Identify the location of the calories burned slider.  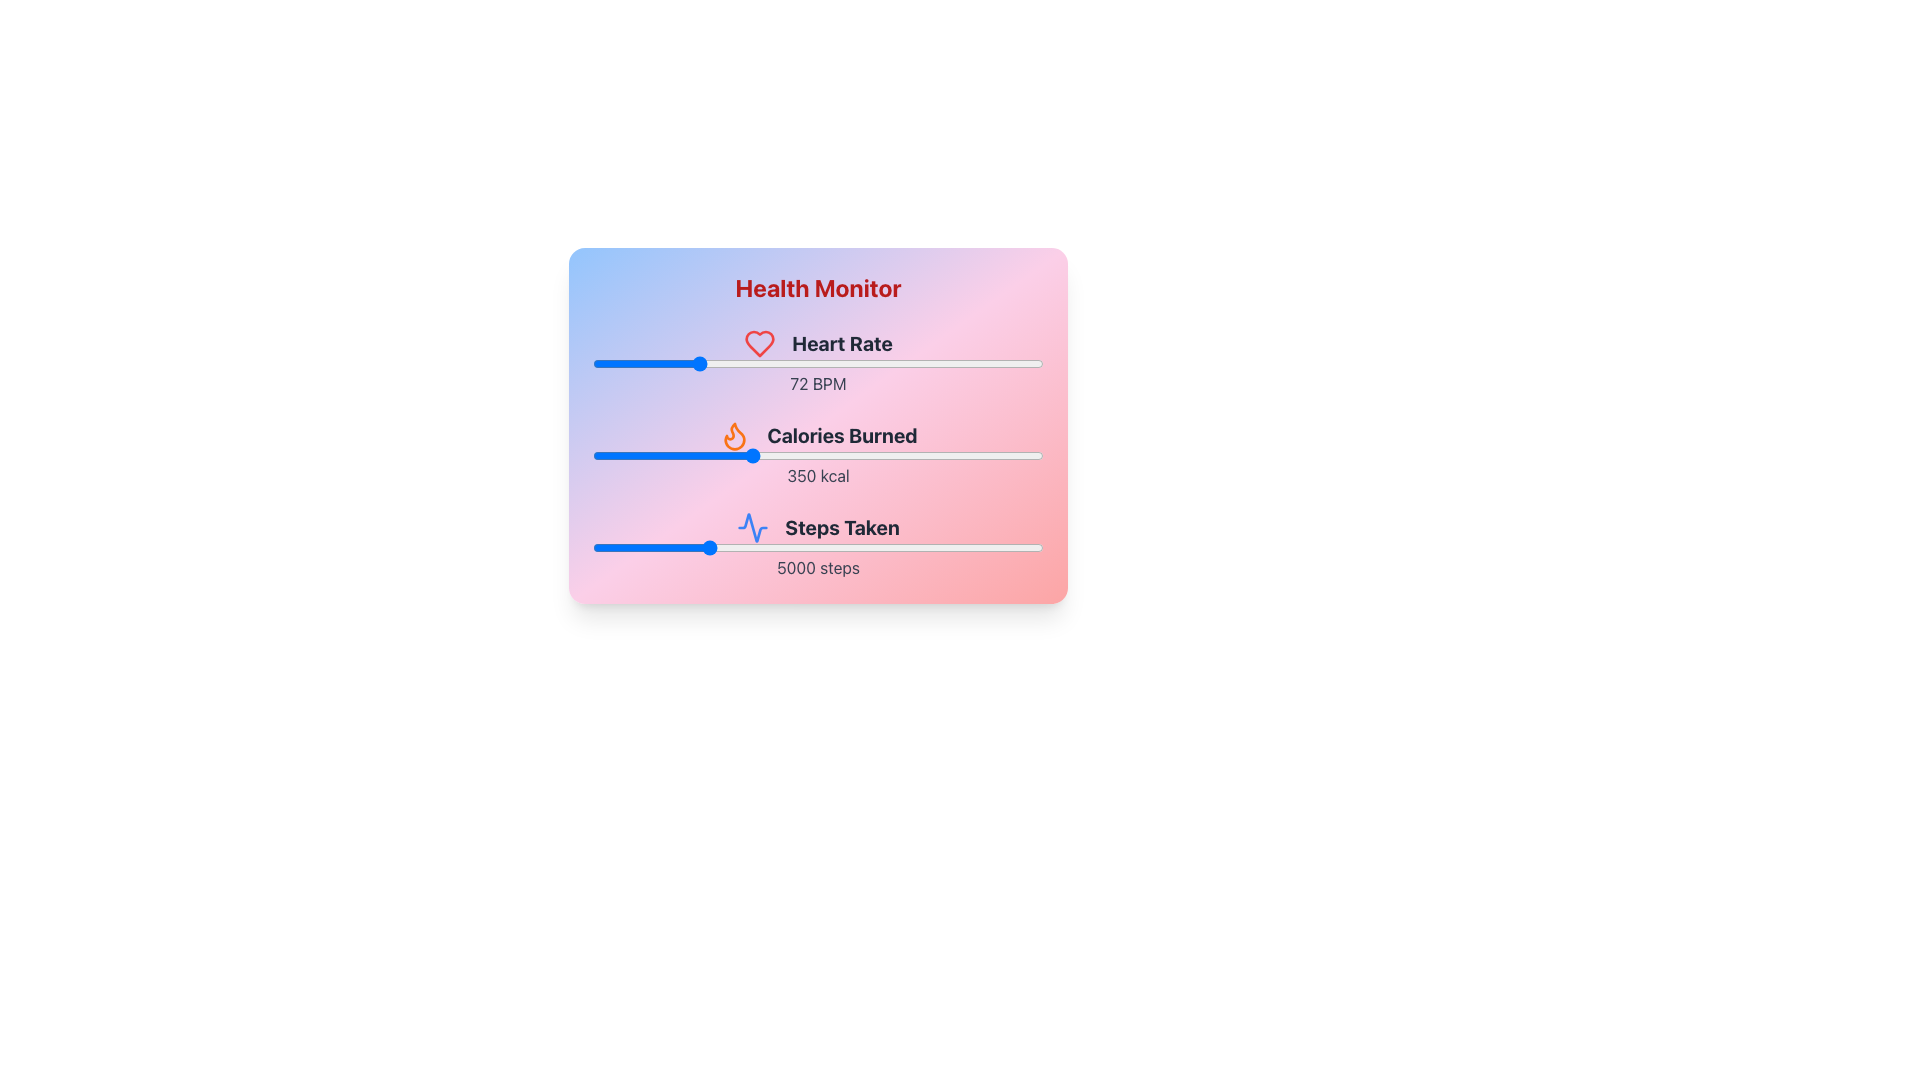
(955, 455).